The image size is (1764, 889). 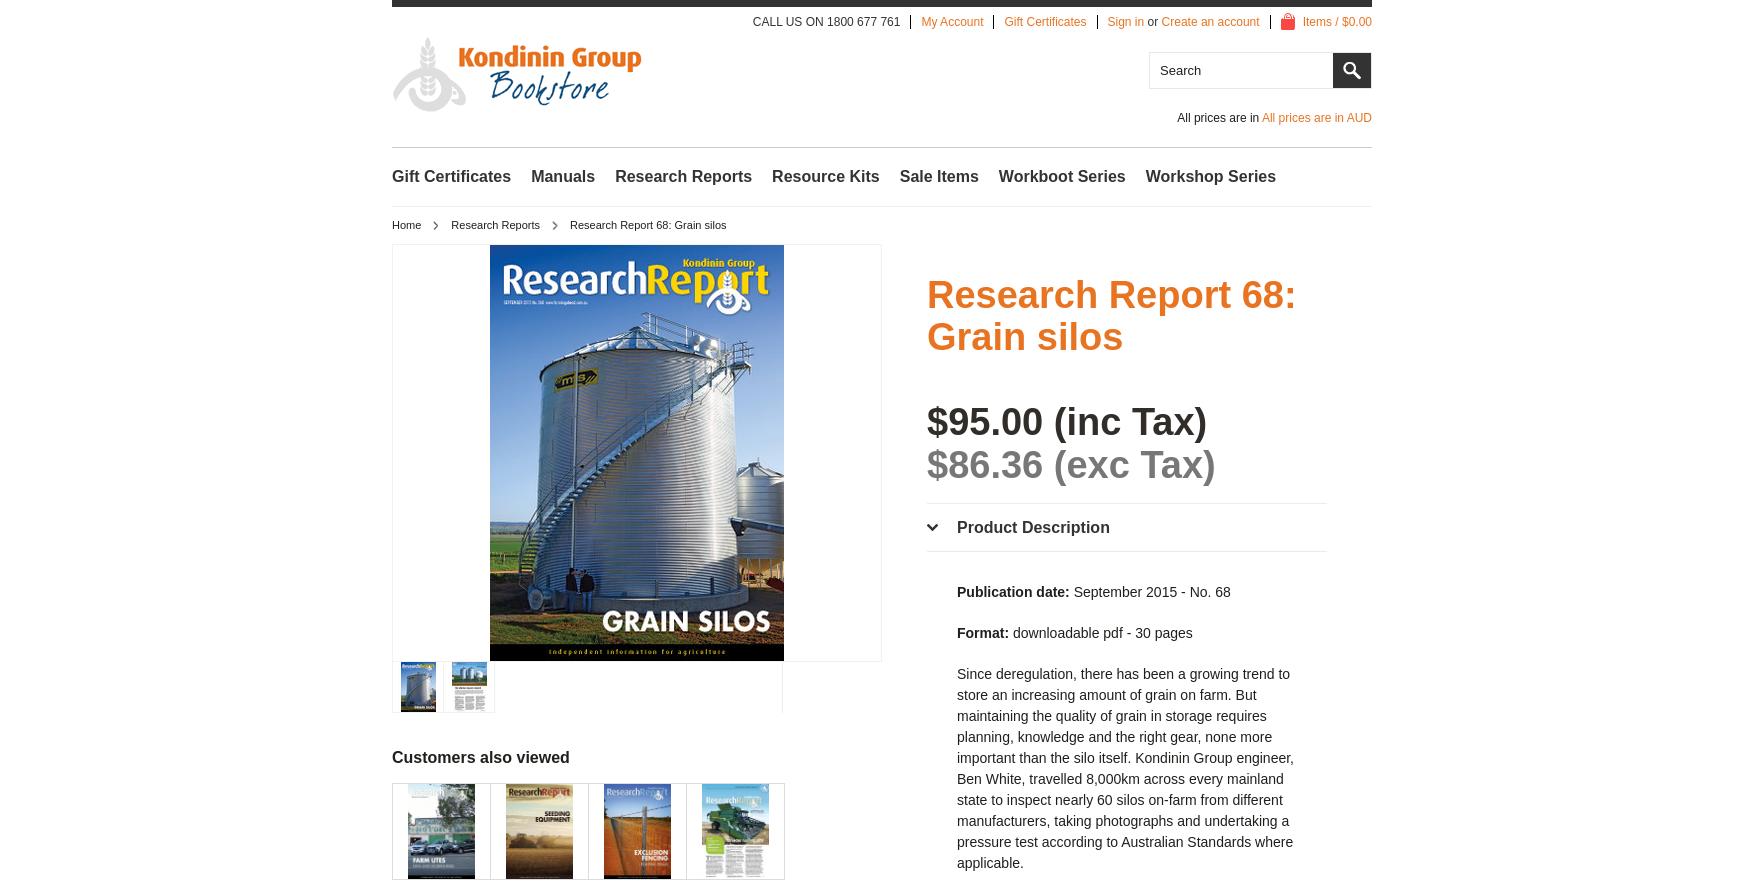 I want to click on 'Sign in', so click(x=1125, y=21).